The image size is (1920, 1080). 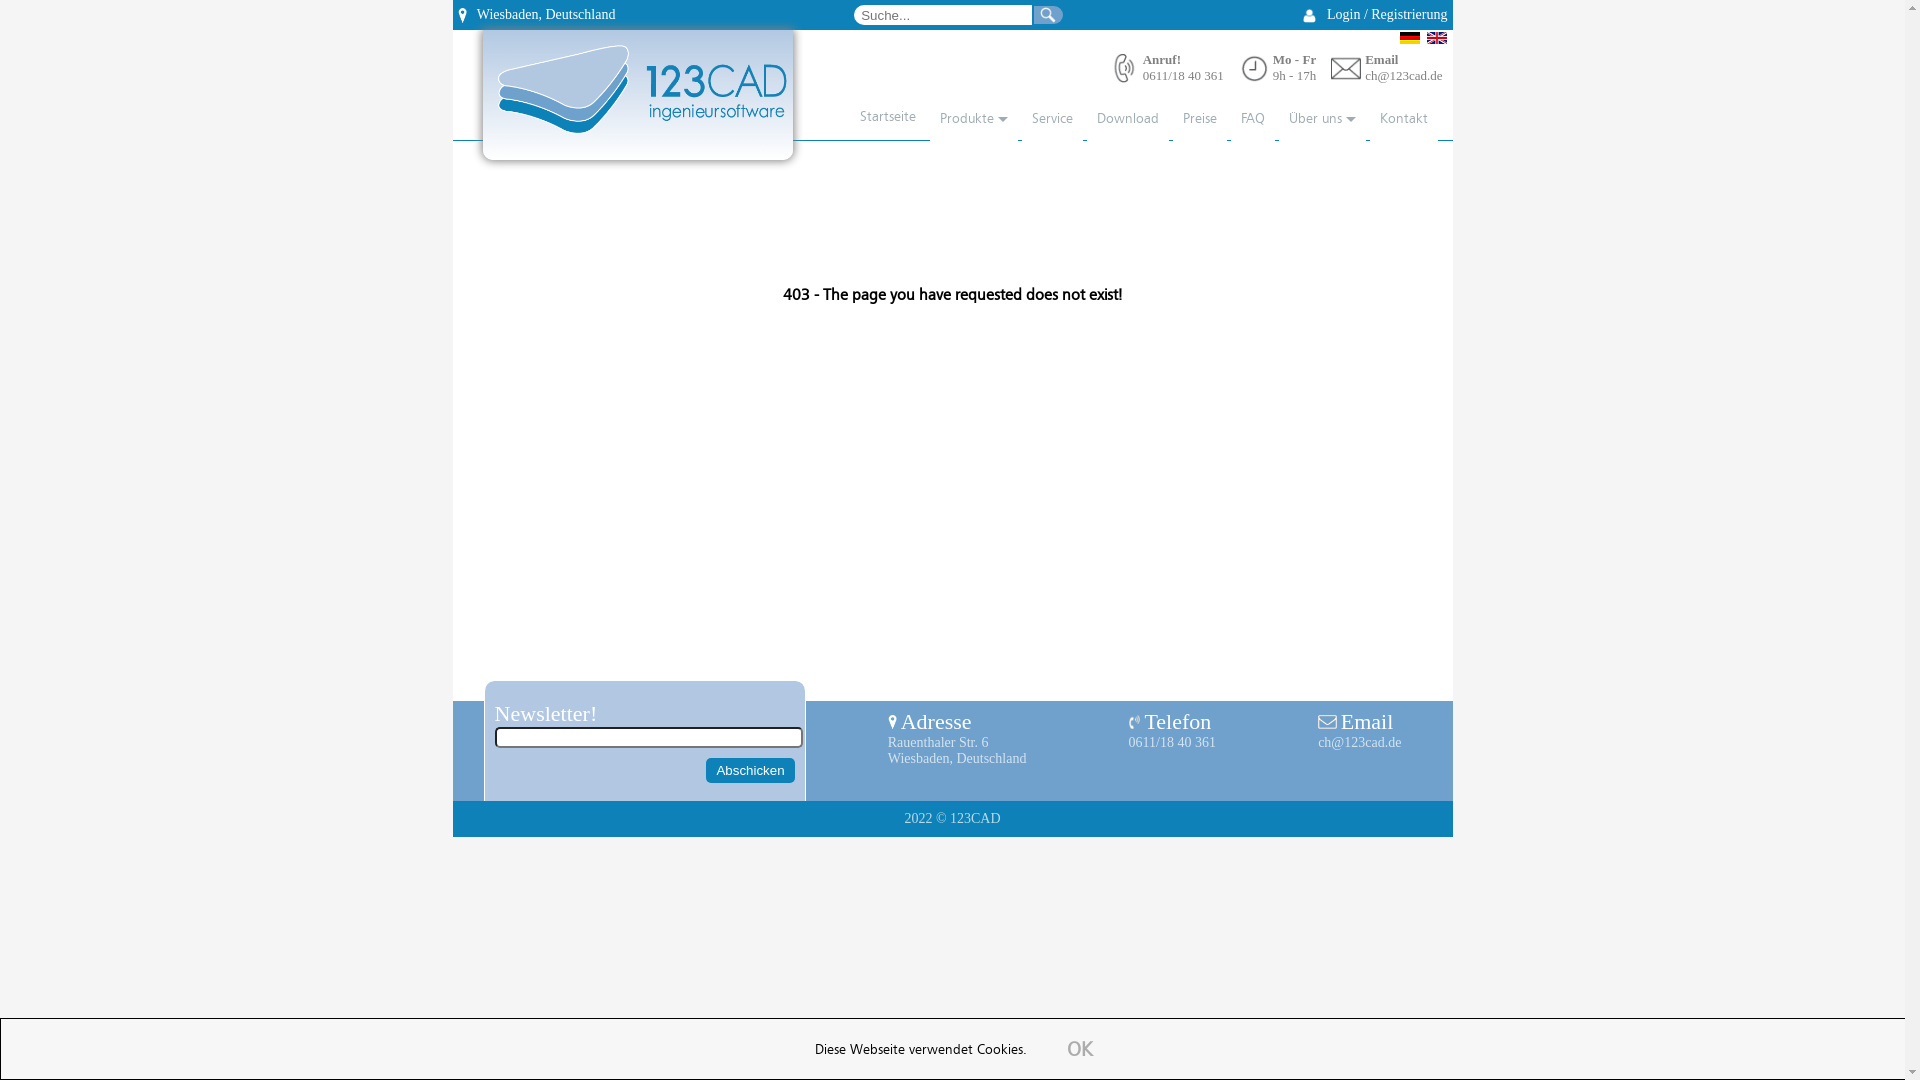 What do you see at coordinates (1408, 14) in the screenshot?
I see `'Registrierung'` at bounding box center [1408, 14].